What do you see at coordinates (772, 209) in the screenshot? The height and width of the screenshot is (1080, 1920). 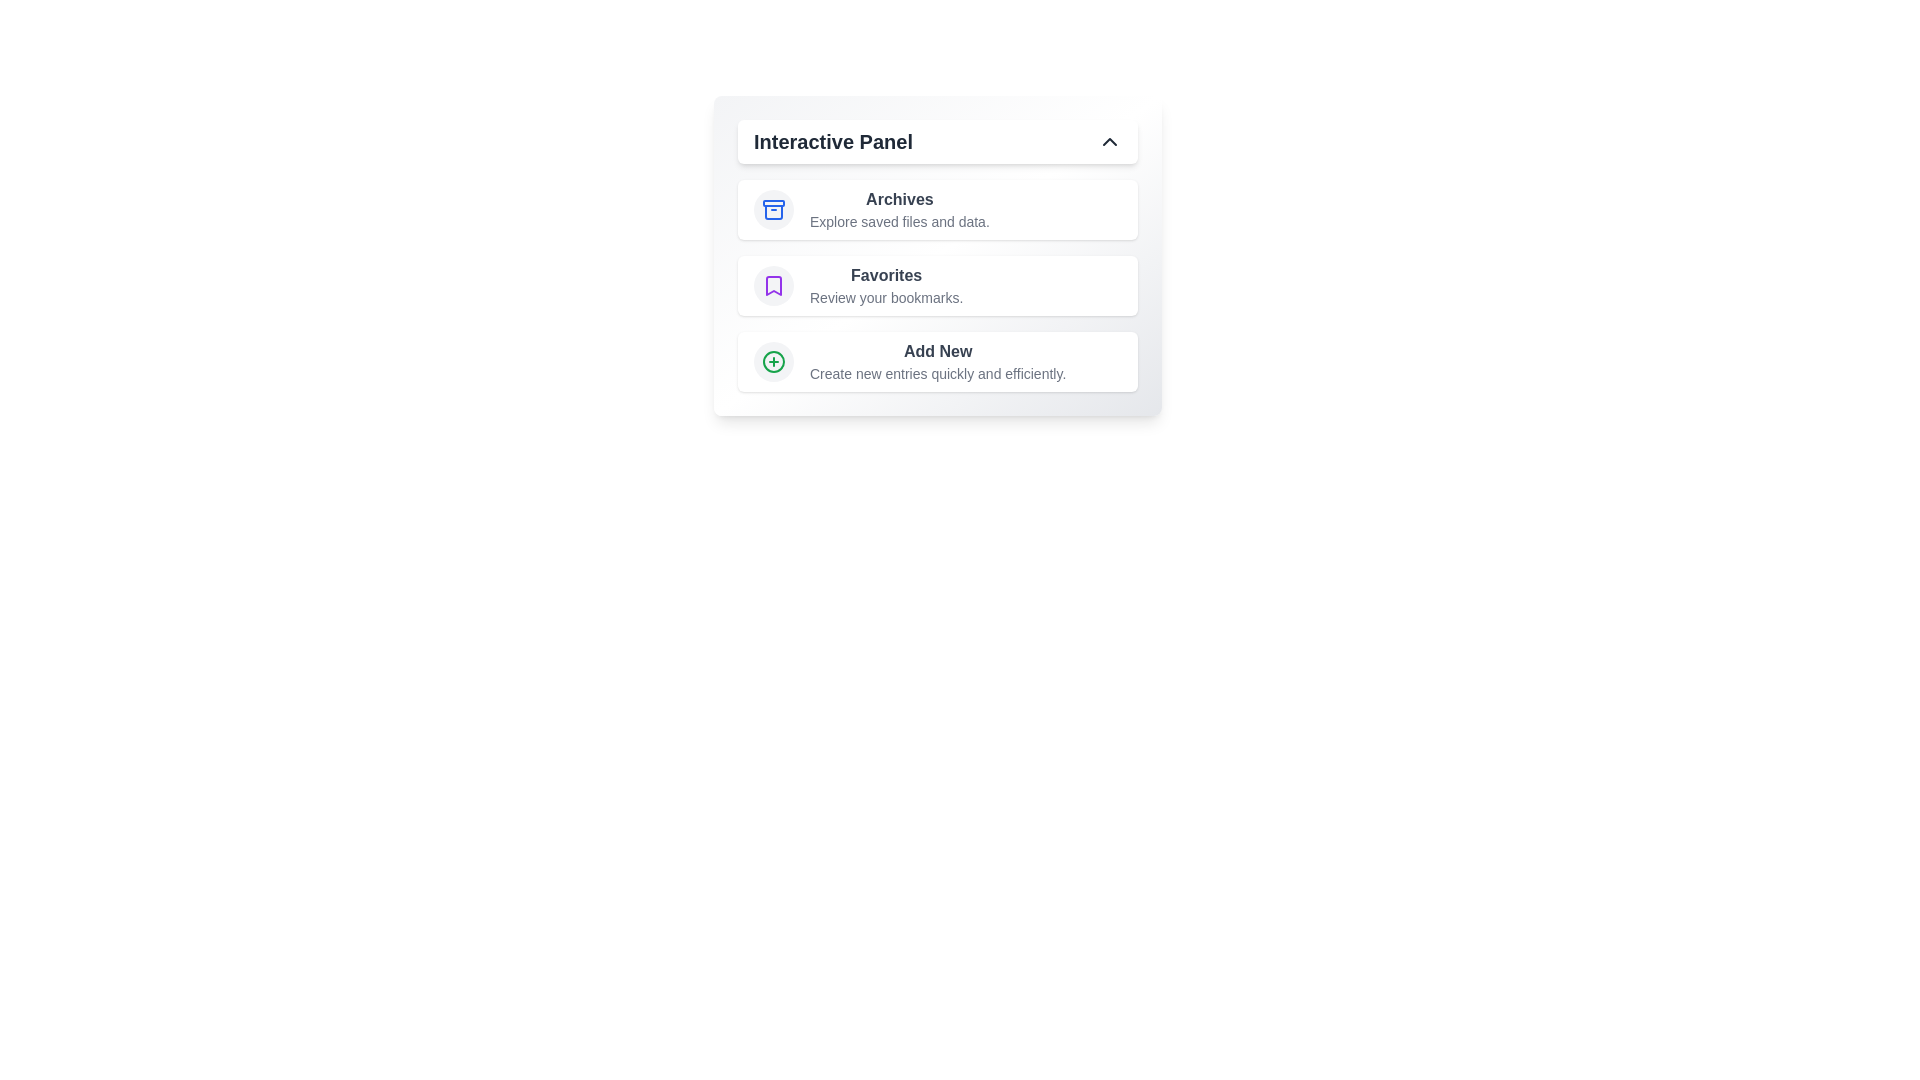 I see `the icon for Archives to trigger its associated interaction` at bounding box center [772, 209].